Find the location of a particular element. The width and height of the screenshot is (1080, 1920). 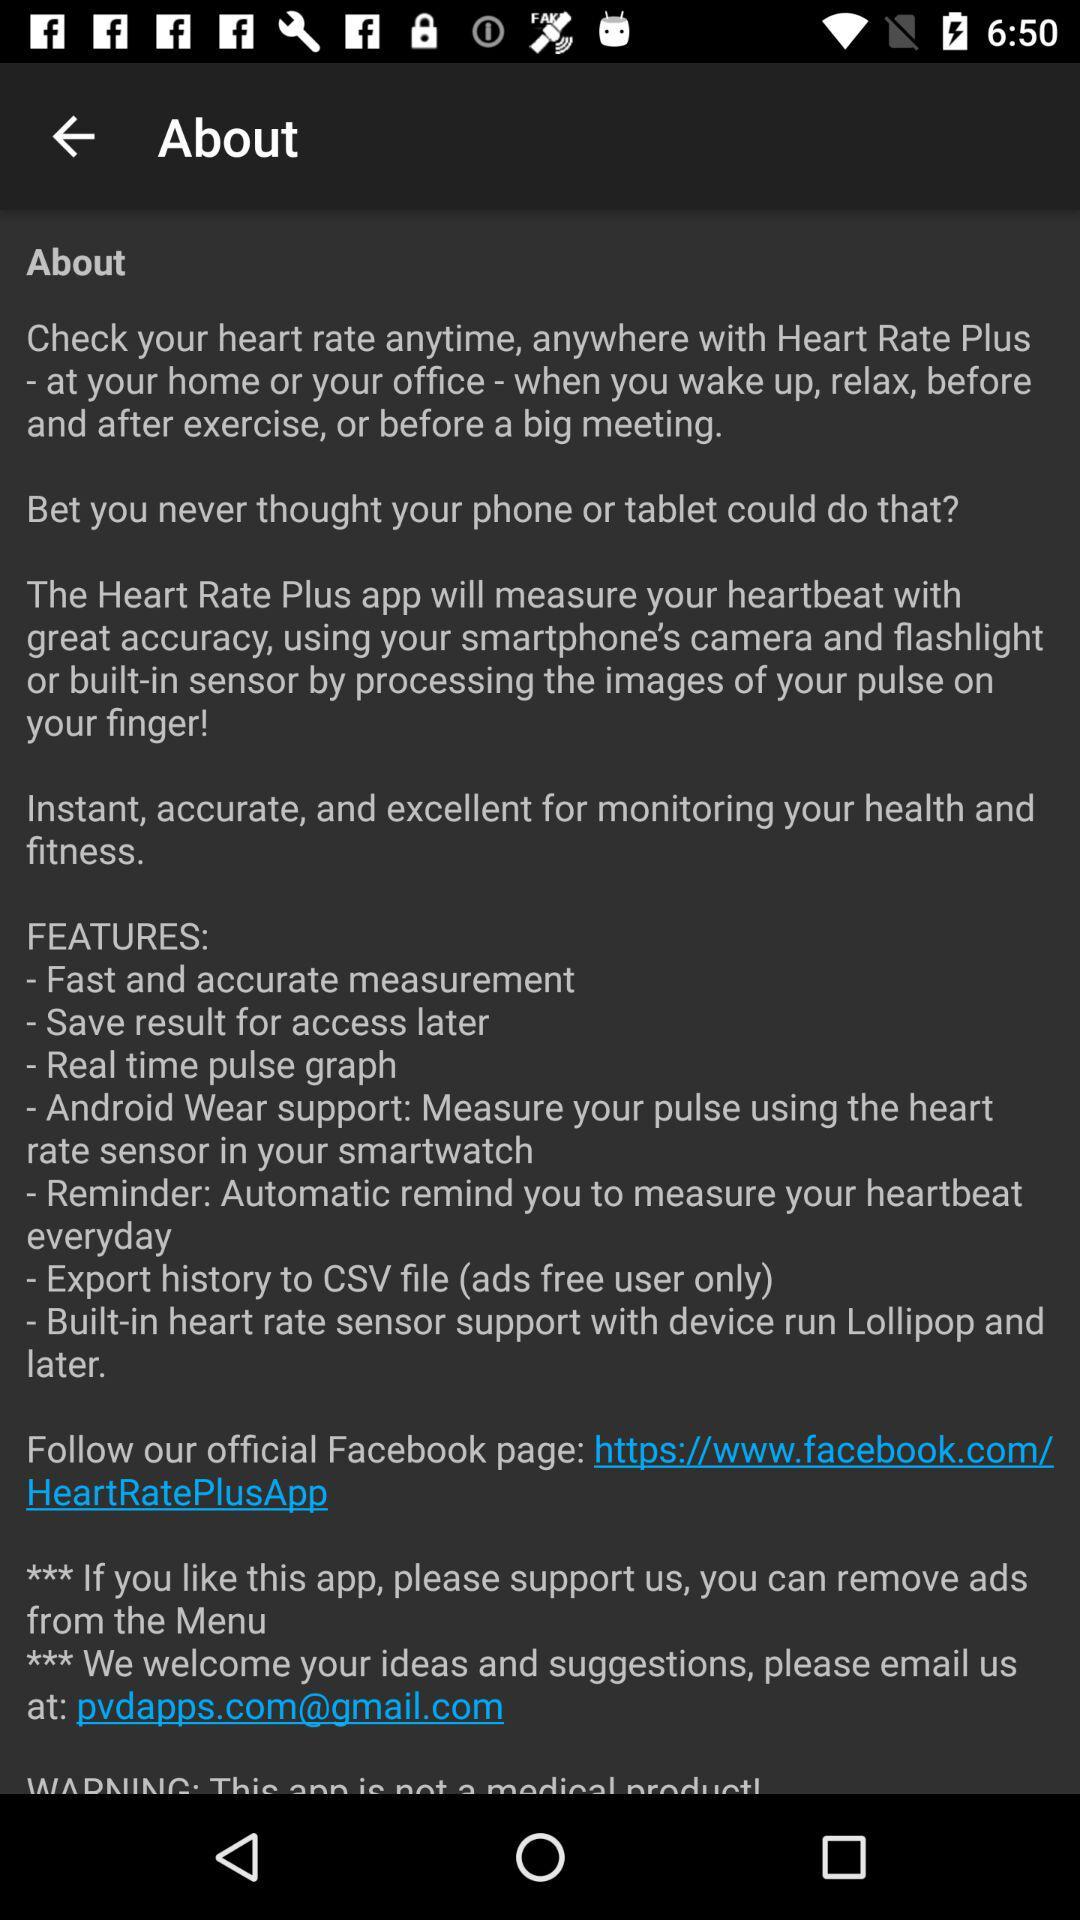

app next to the about icon is located at coordinates (72, 135).